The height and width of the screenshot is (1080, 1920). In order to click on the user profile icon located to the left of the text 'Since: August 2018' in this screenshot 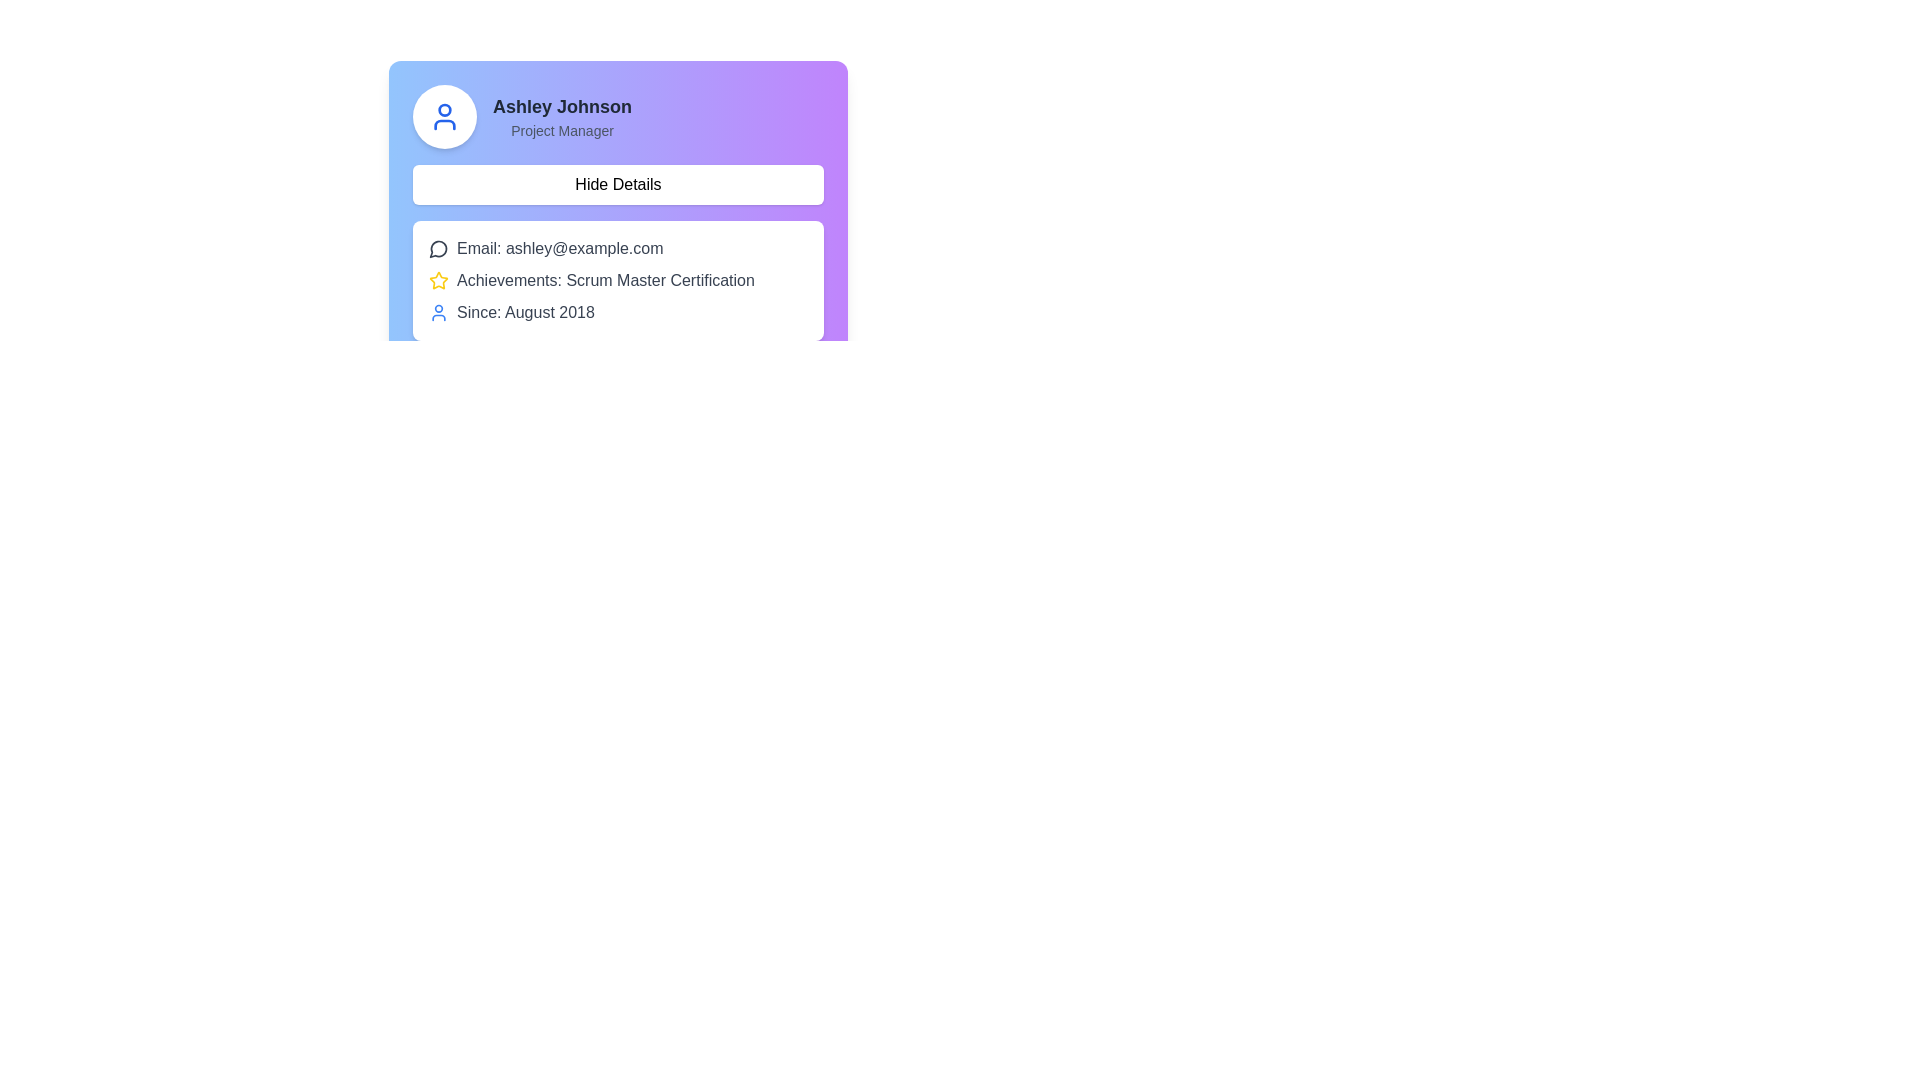, I will do `click(437, 312)`.